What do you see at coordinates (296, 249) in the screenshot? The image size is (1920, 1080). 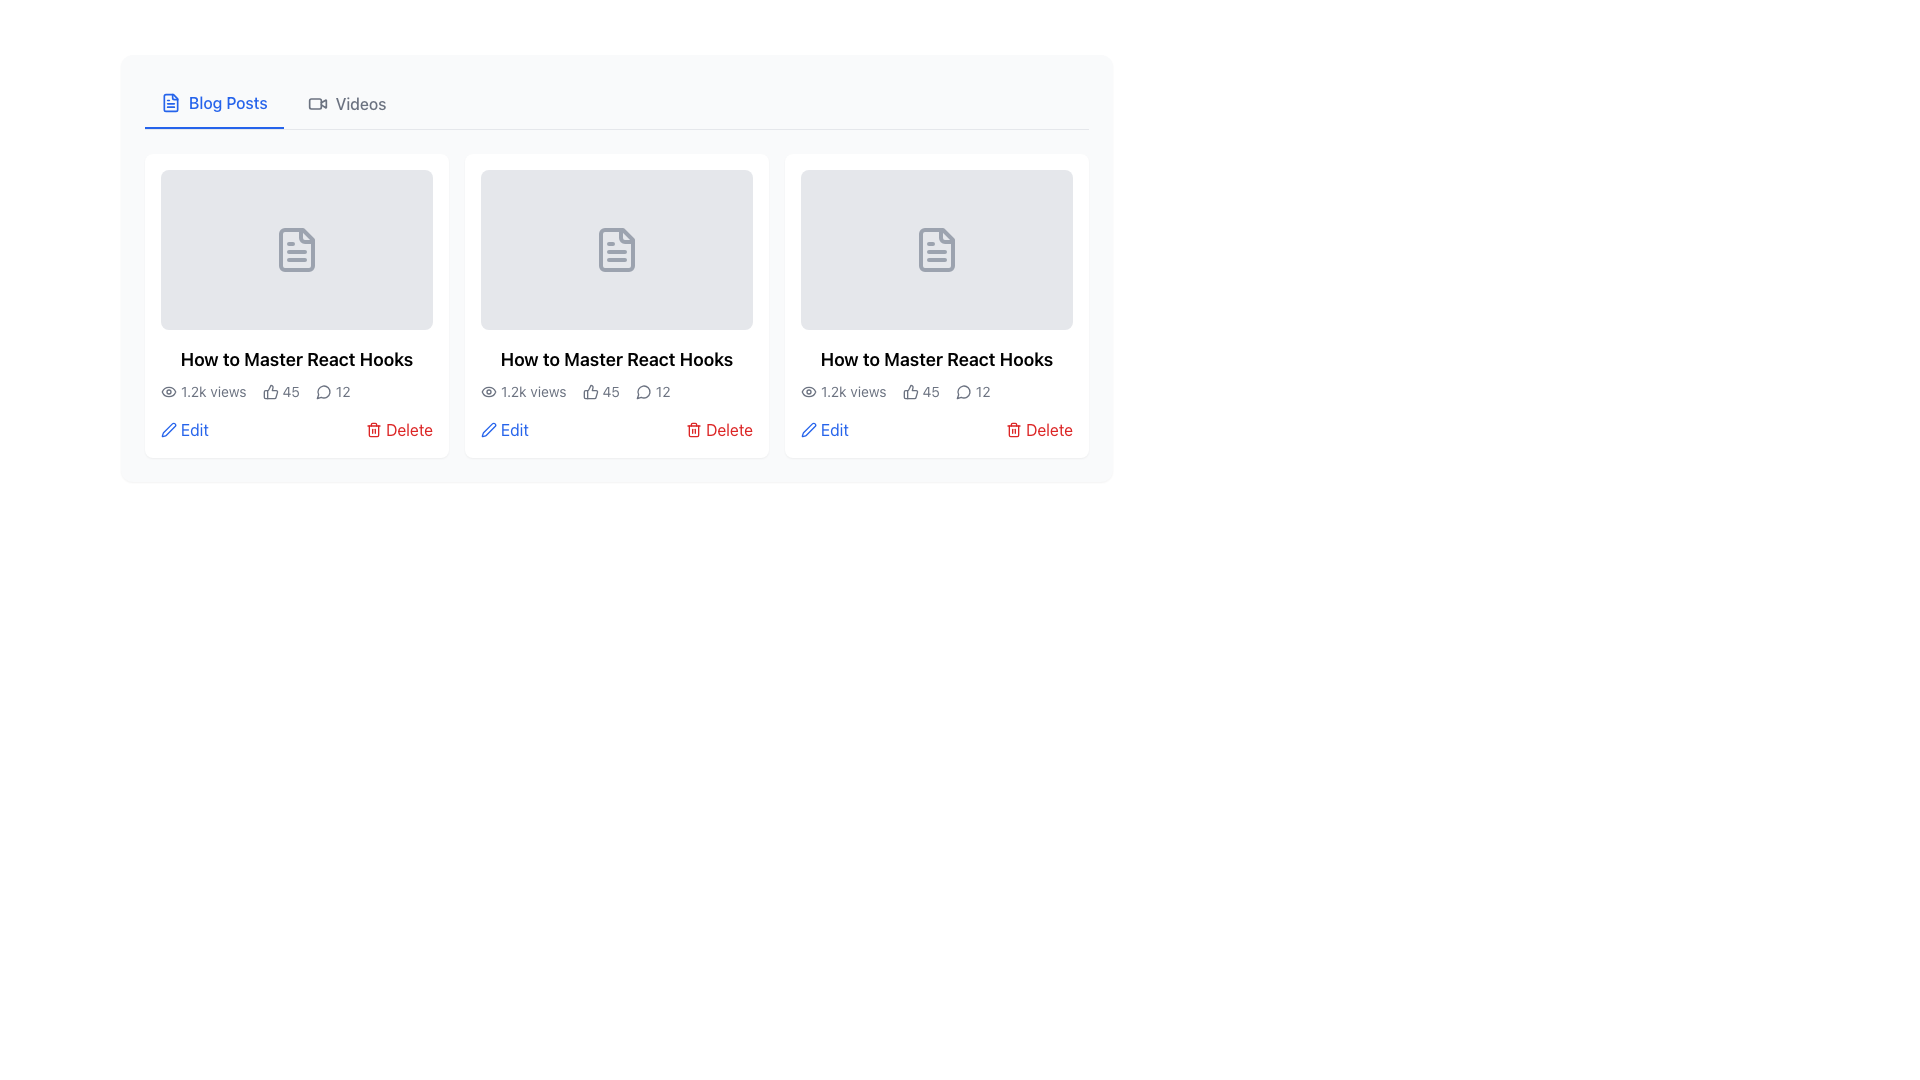 I see `the gray file icon with text lines, located in the top-left corner of the grid layout` at bounding box center [296, 249].